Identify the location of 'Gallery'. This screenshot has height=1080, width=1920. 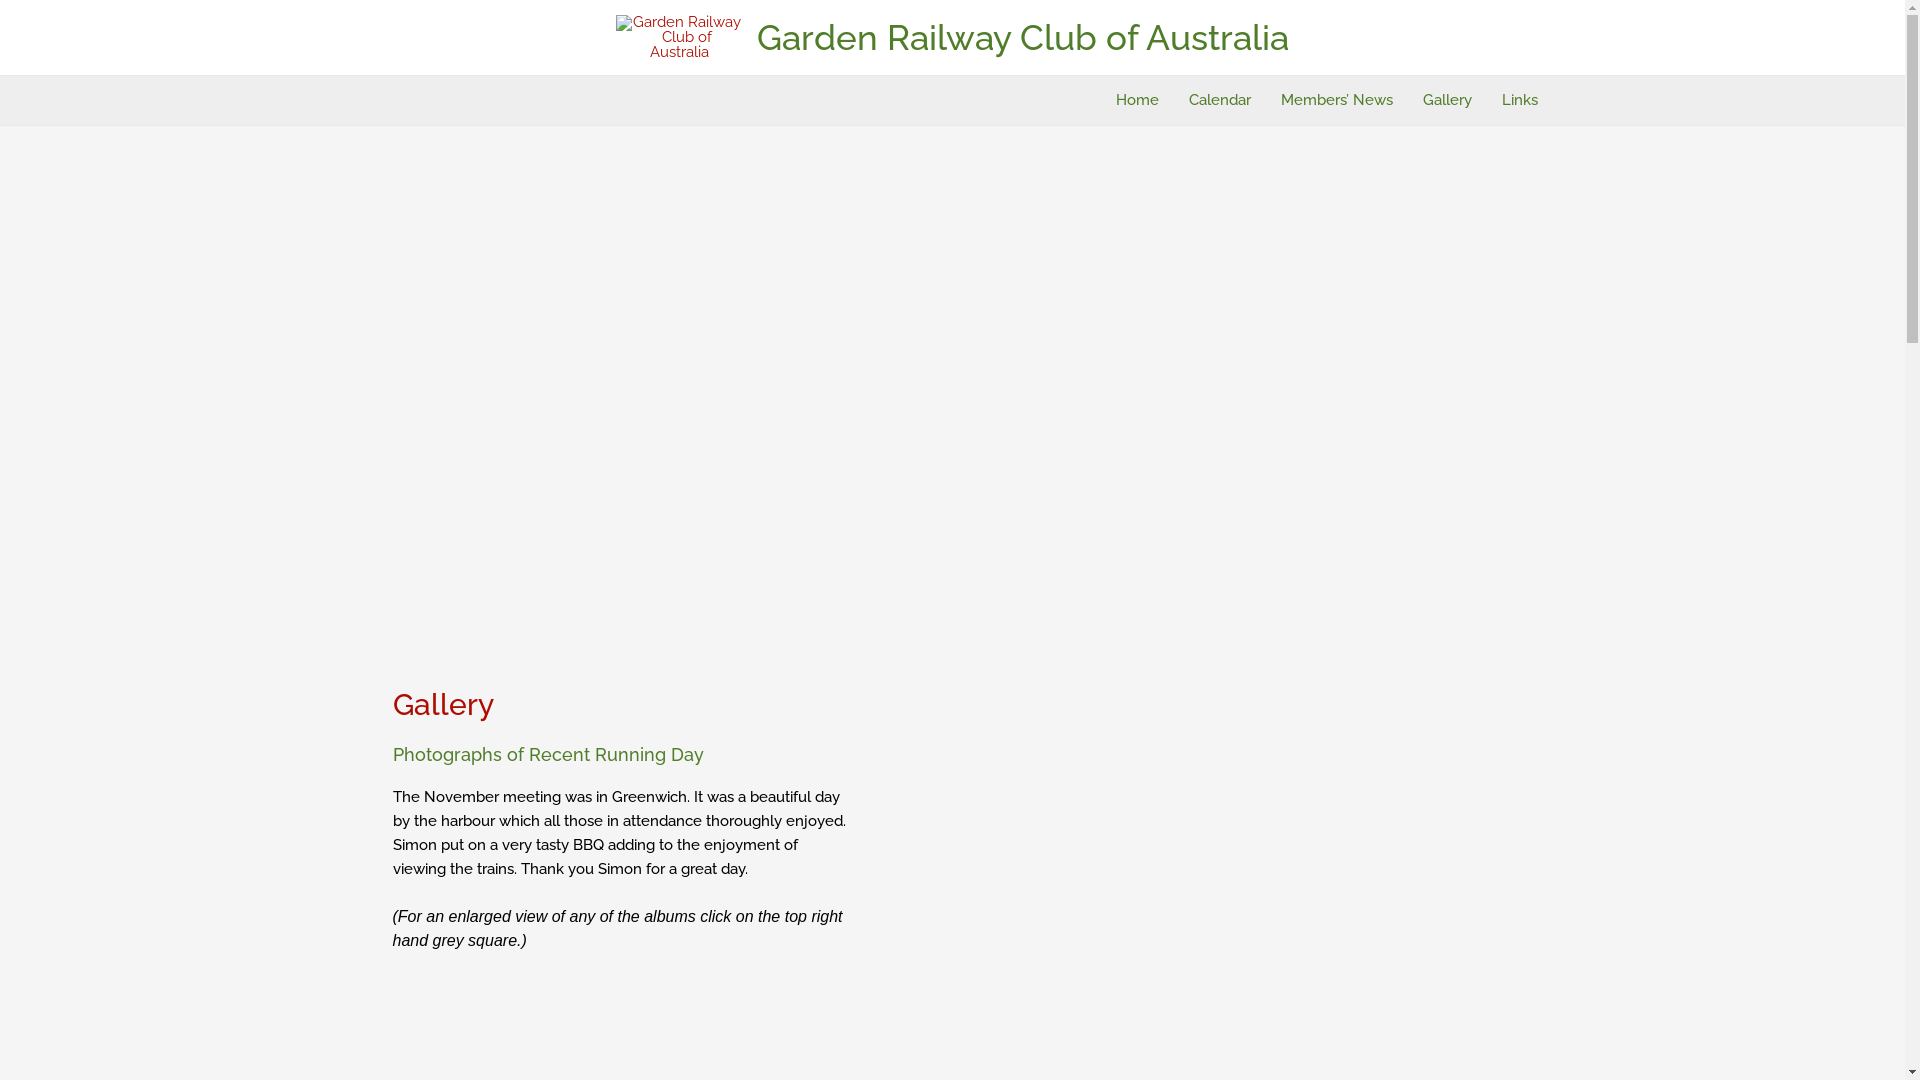
(1447, 100).